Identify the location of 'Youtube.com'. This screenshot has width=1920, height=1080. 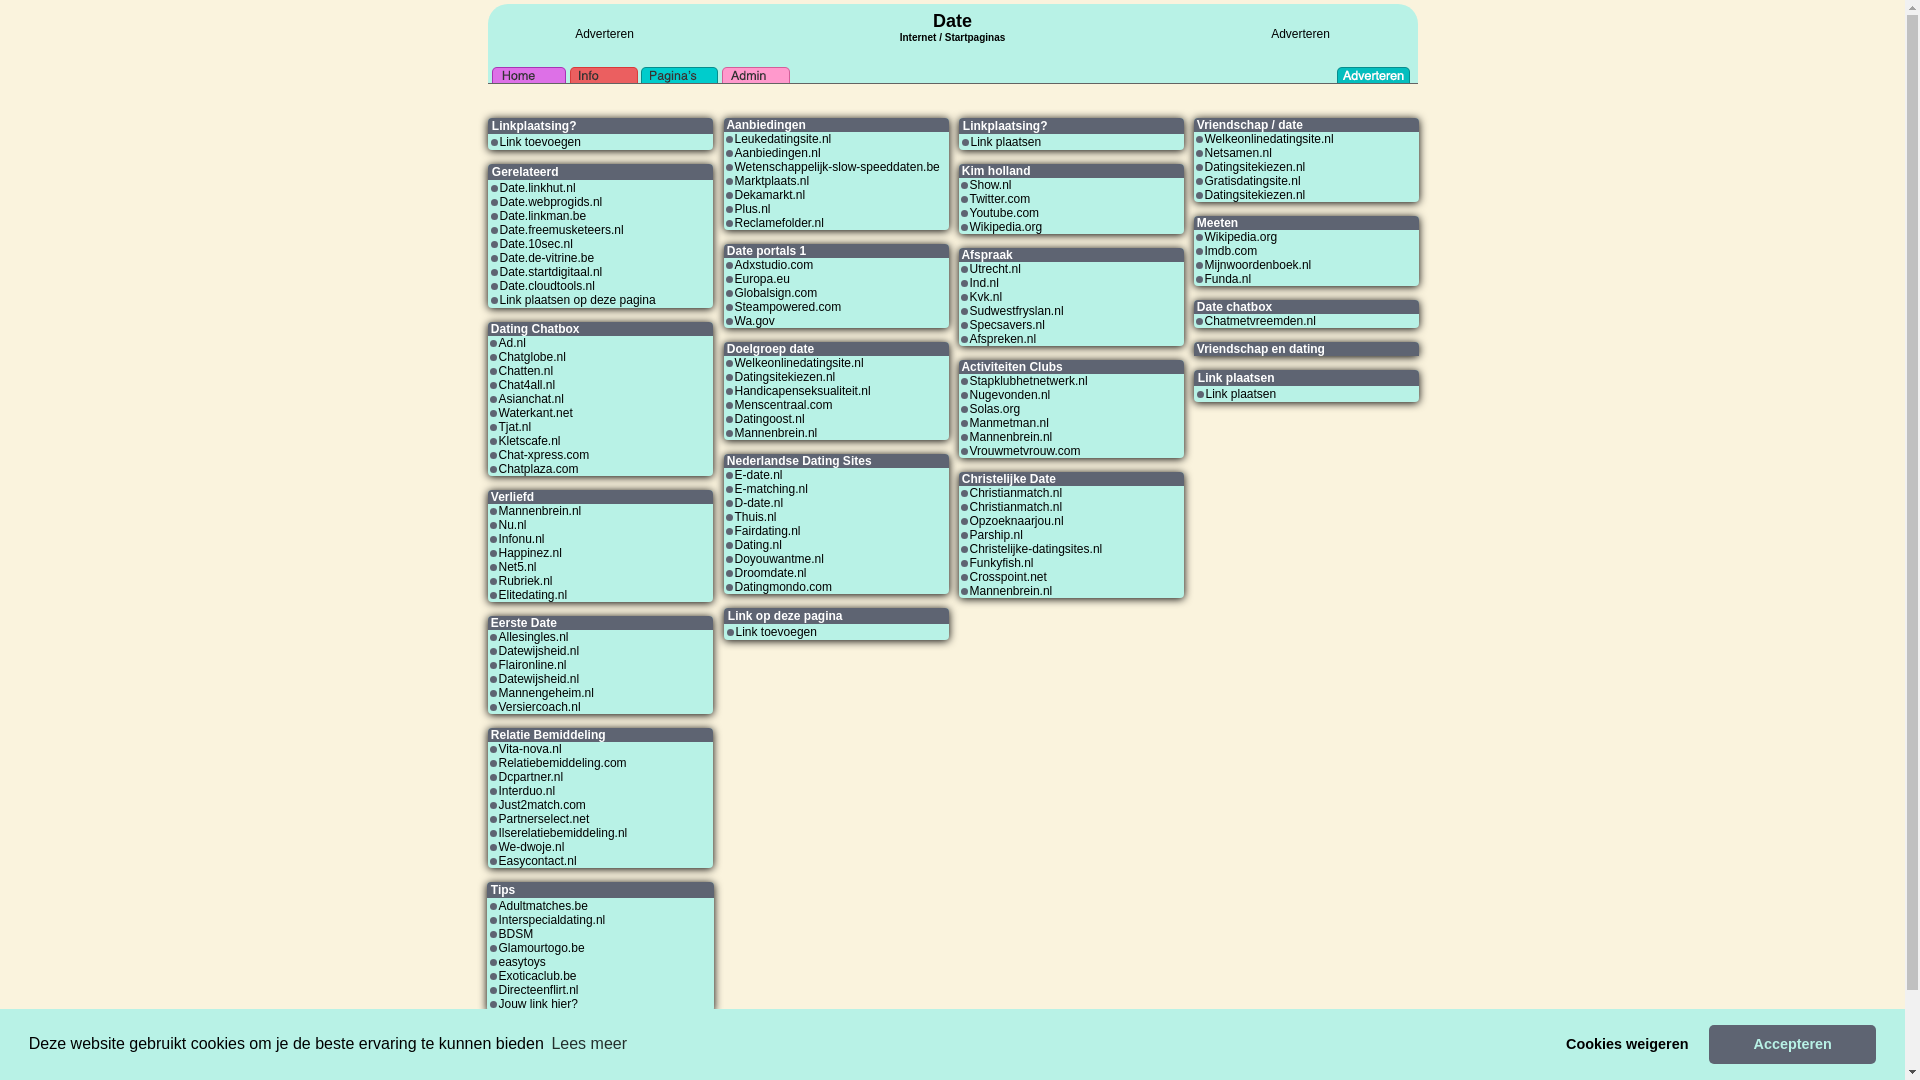
(1004, 212).